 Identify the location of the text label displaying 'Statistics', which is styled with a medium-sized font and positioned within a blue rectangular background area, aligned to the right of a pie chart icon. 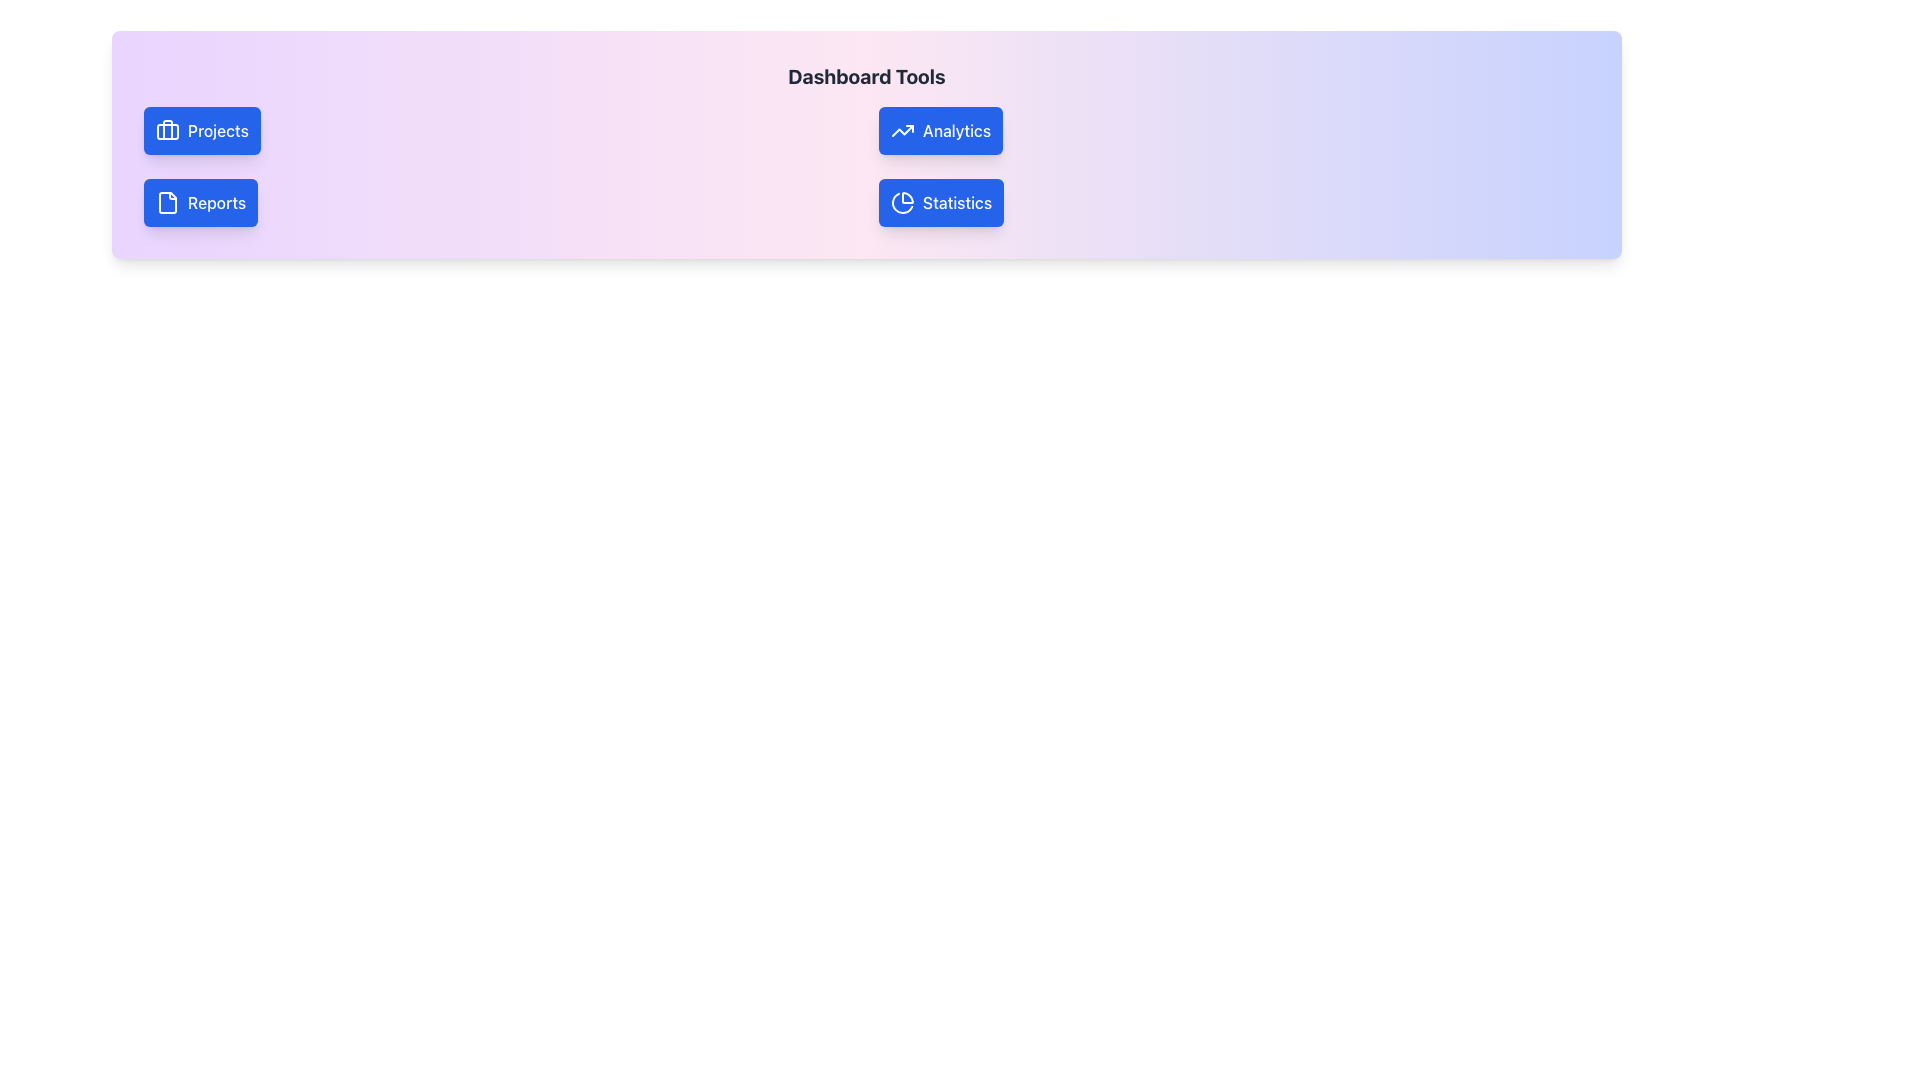
(956, 203).